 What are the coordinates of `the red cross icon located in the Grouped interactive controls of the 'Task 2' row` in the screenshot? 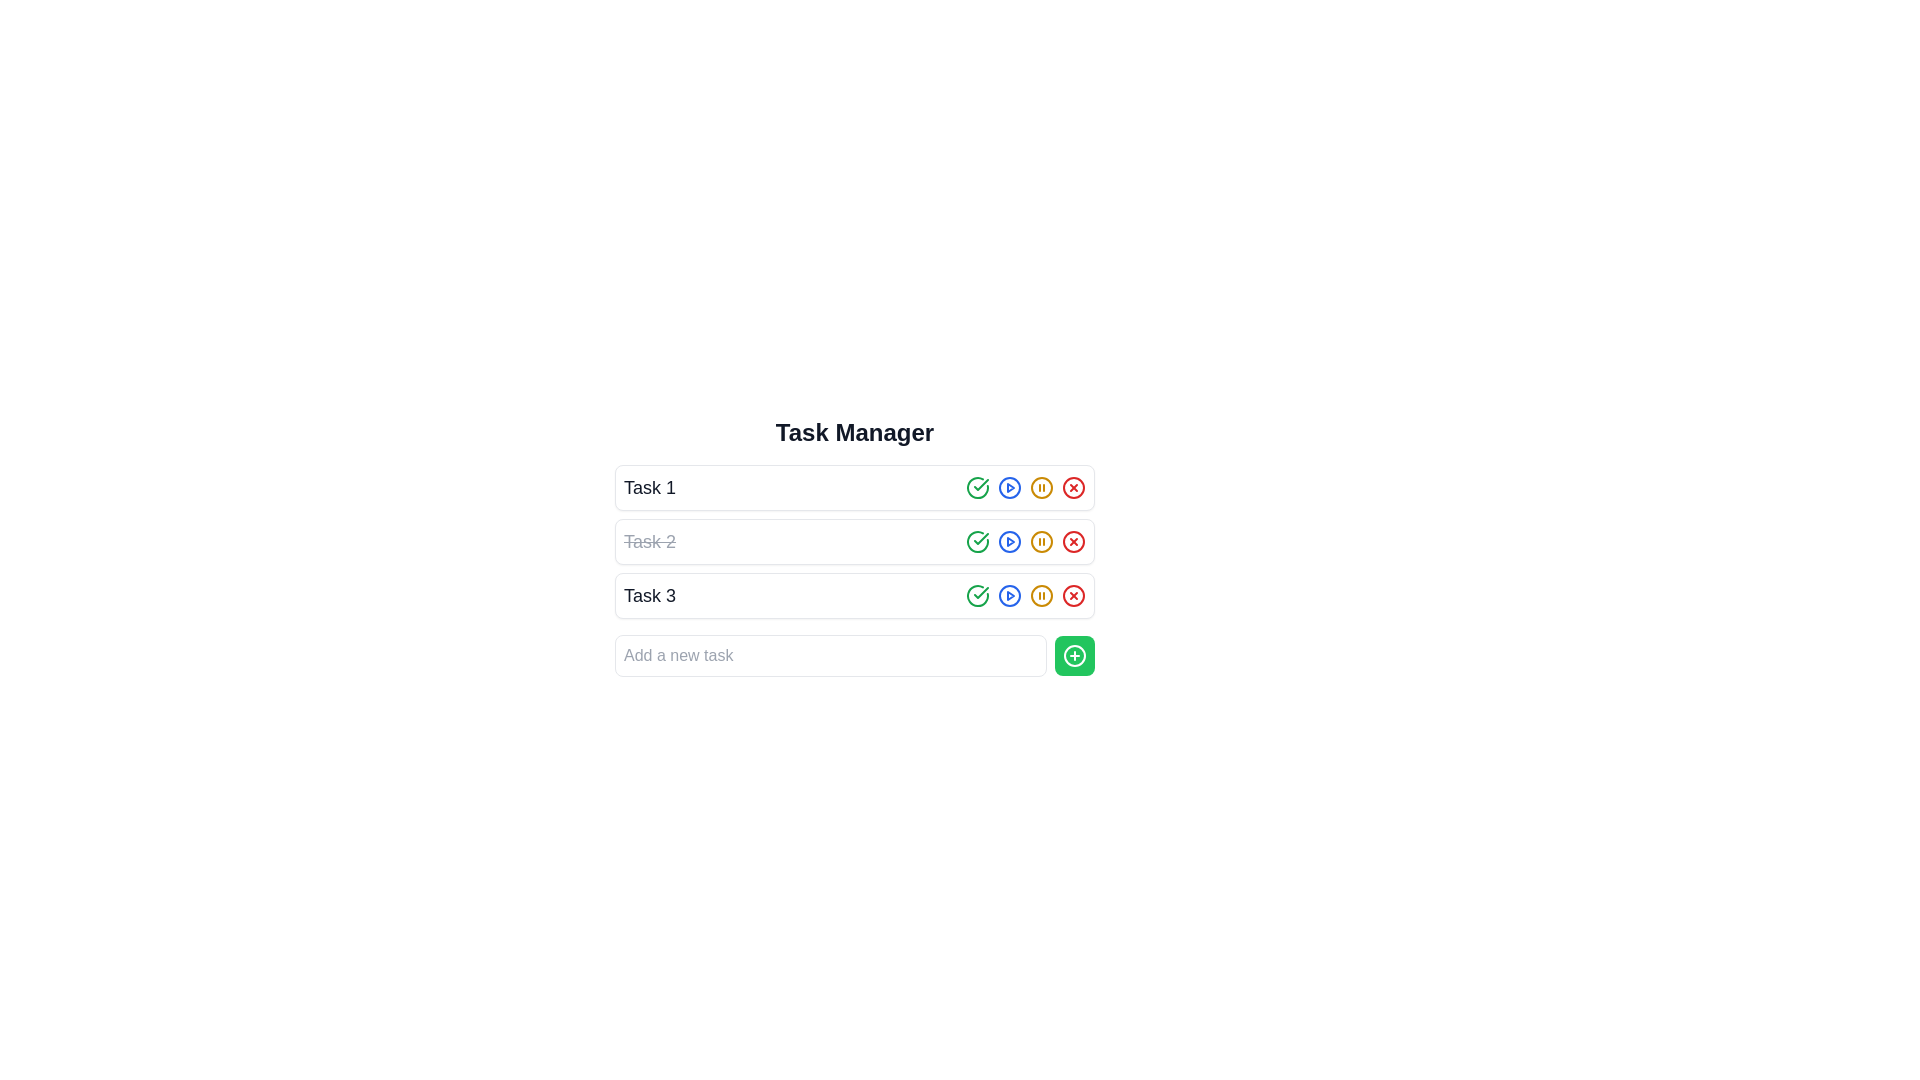 It's located at (1026, 542).